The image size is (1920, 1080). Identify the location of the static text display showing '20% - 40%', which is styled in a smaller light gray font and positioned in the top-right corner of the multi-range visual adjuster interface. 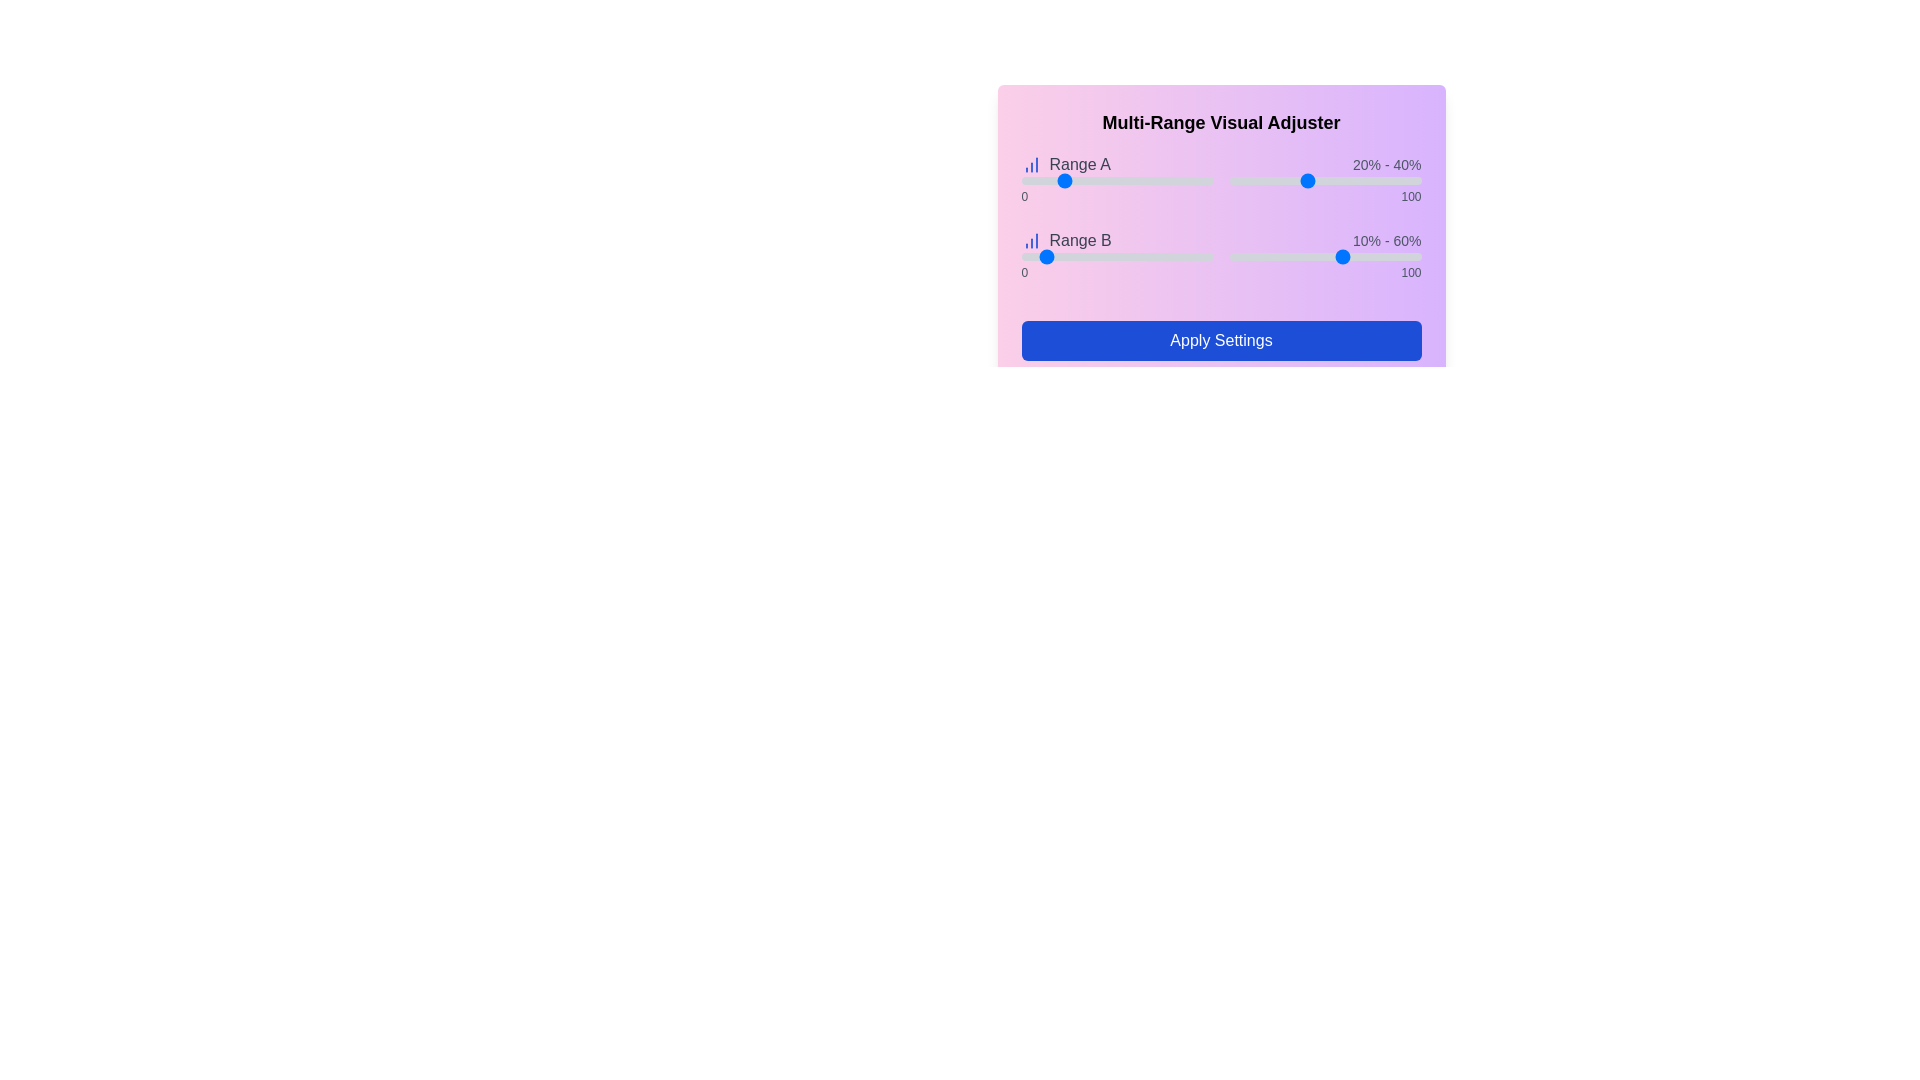
(1386, 164).